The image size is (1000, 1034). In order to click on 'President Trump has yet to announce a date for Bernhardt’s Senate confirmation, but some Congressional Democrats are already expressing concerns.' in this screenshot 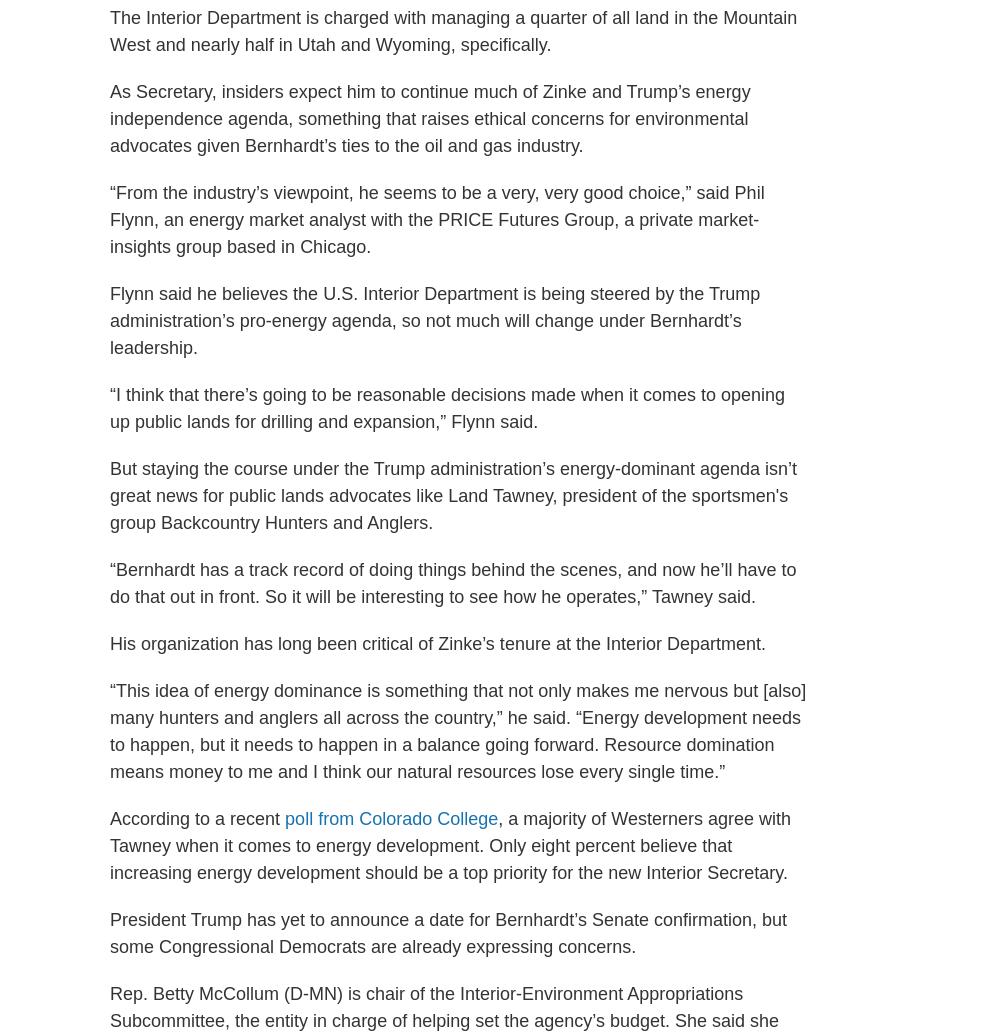, I will do `click(447, 931)`.